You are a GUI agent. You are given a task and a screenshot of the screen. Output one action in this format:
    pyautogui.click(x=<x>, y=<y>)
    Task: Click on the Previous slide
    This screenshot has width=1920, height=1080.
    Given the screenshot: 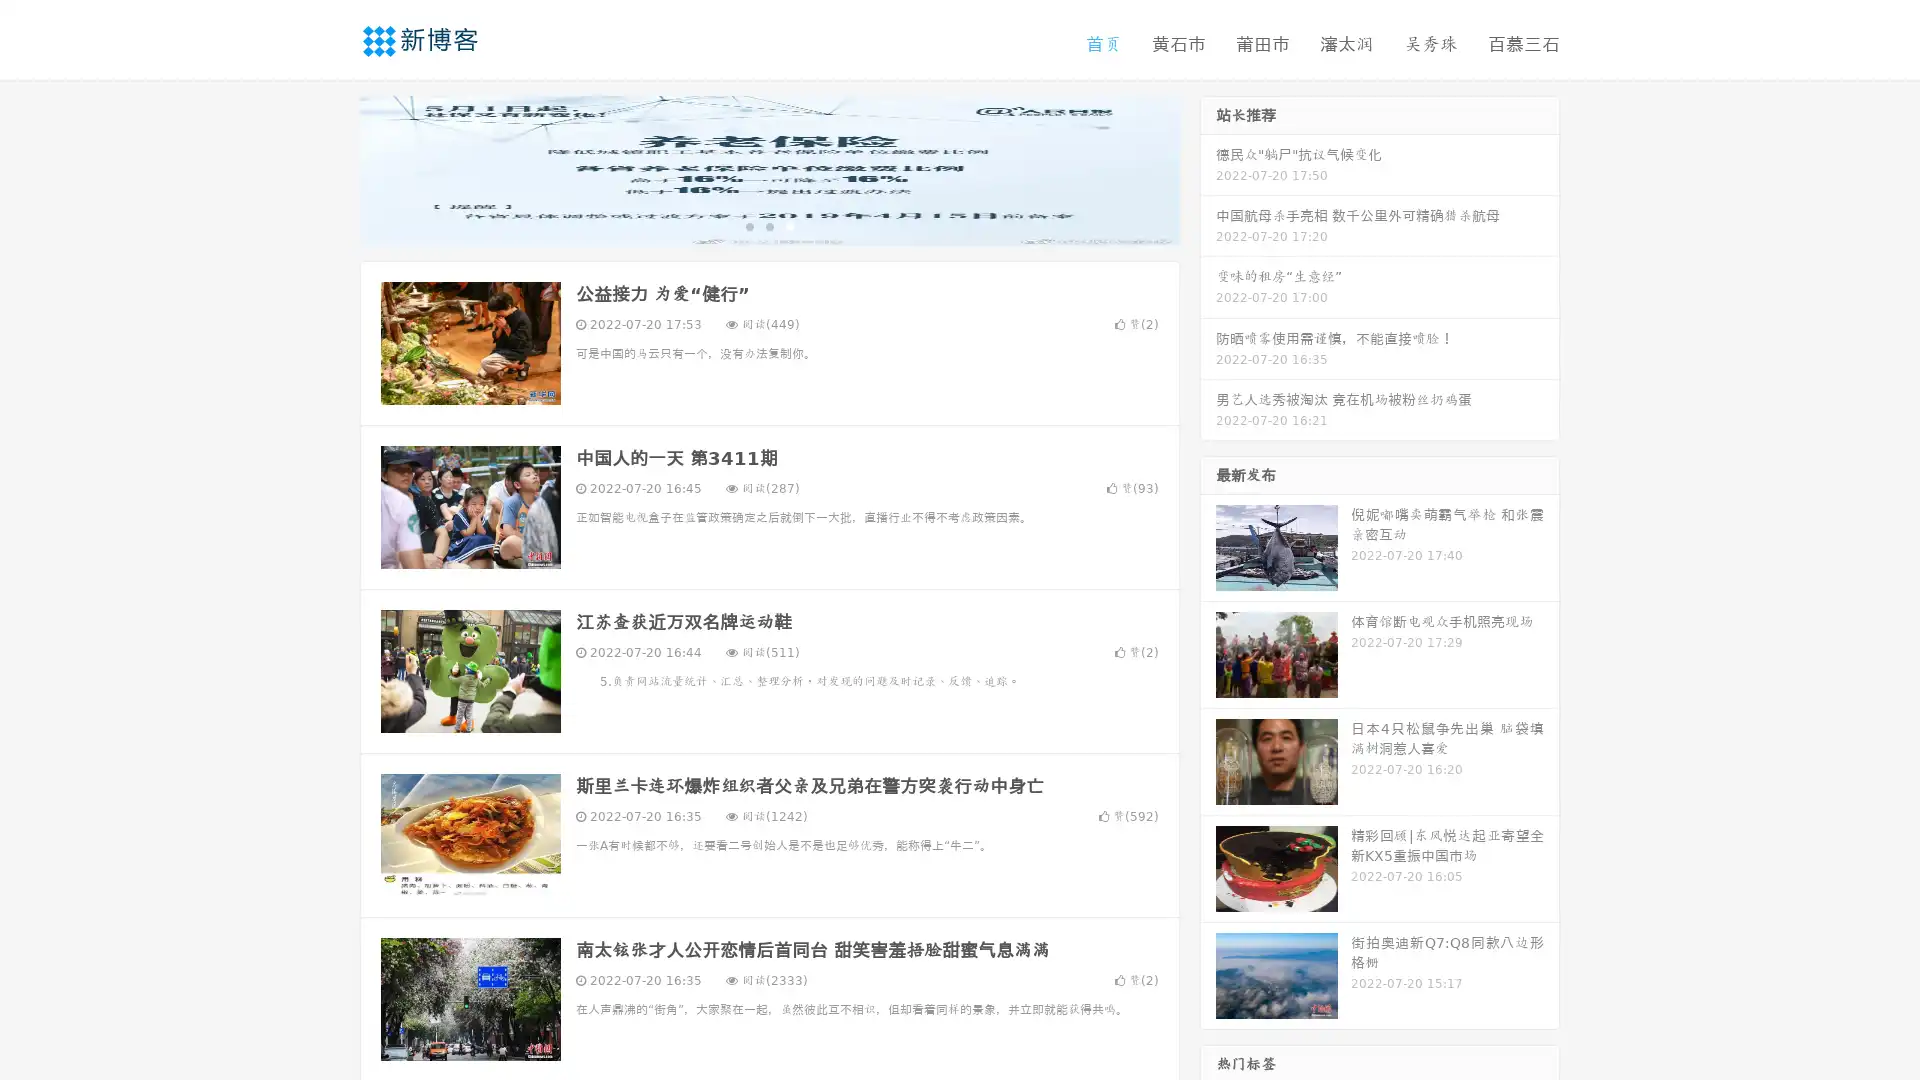 What is the action you would take?
    pyautogui.click(x=330, y=168)
    